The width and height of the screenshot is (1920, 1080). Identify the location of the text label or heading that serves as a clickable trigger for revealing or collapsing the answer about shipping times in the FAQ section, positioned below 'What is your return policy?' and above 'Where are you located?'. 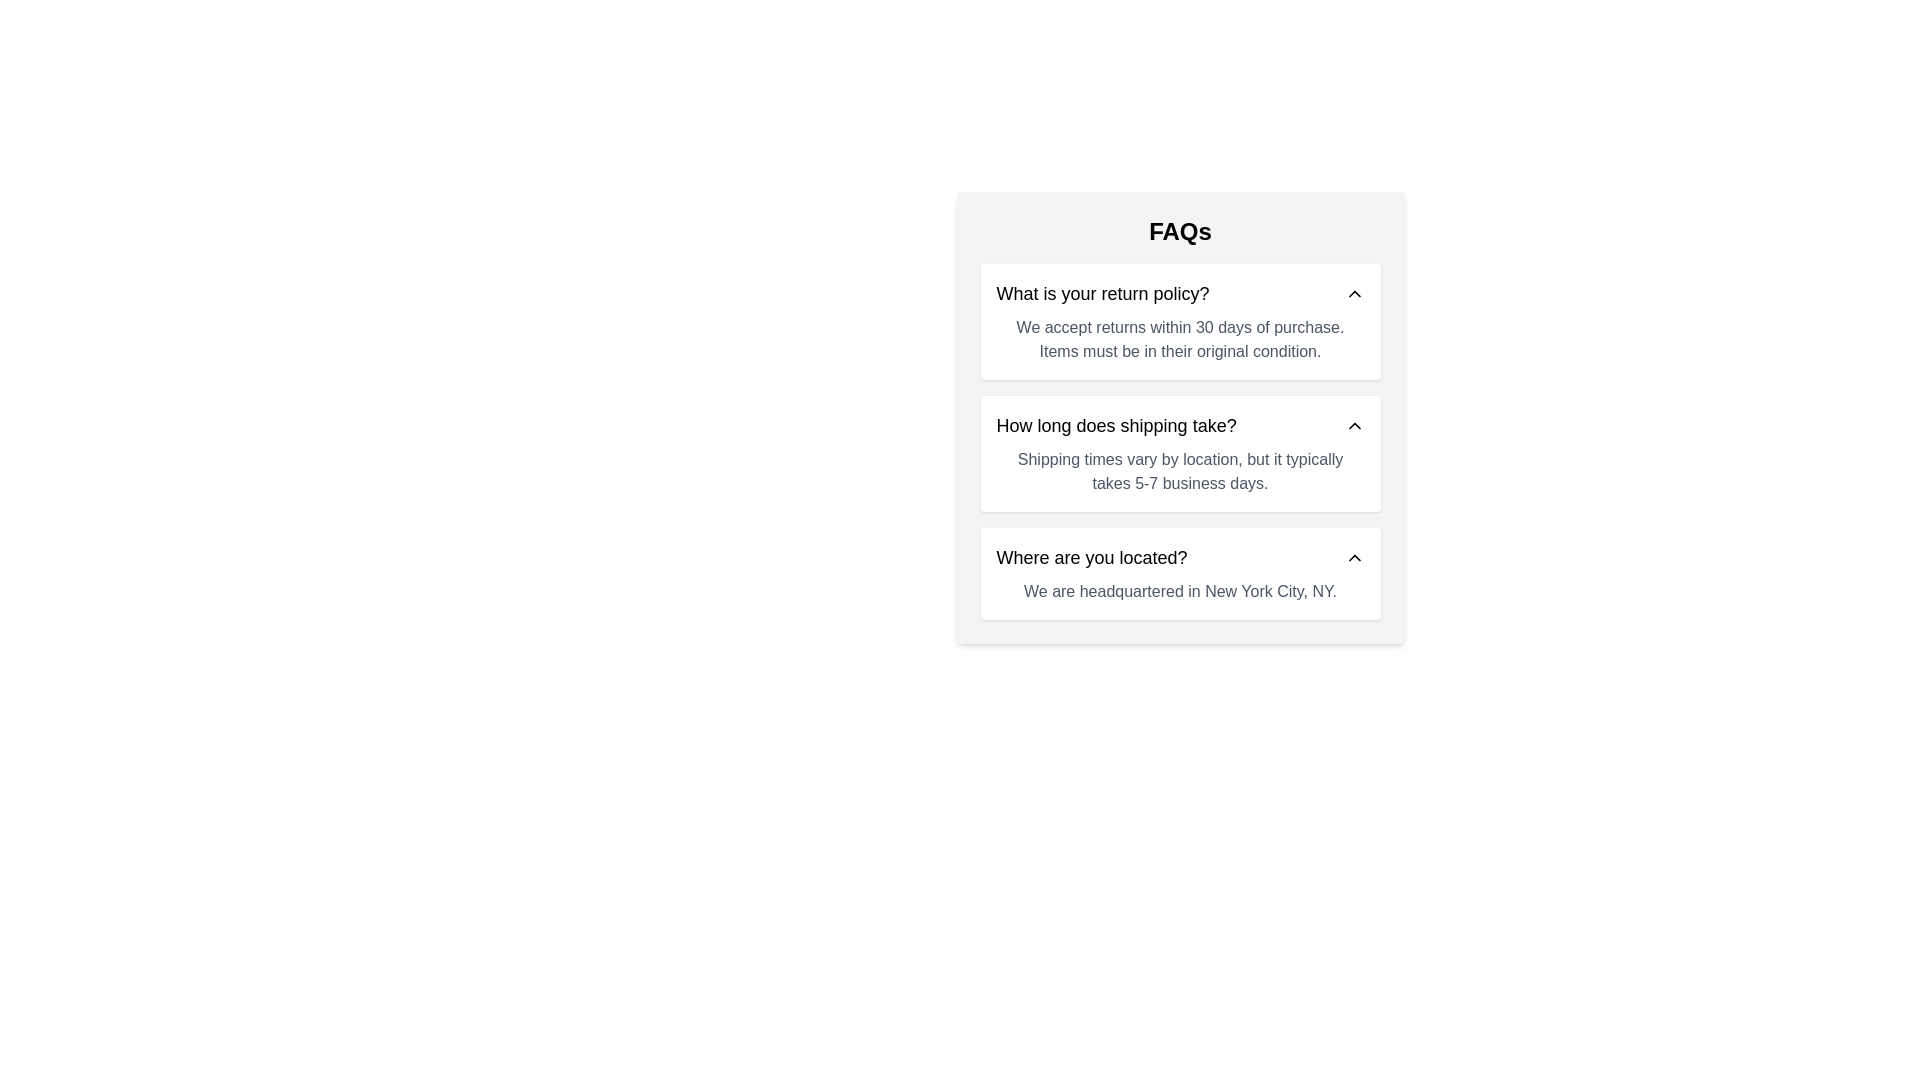
(1115, 424).